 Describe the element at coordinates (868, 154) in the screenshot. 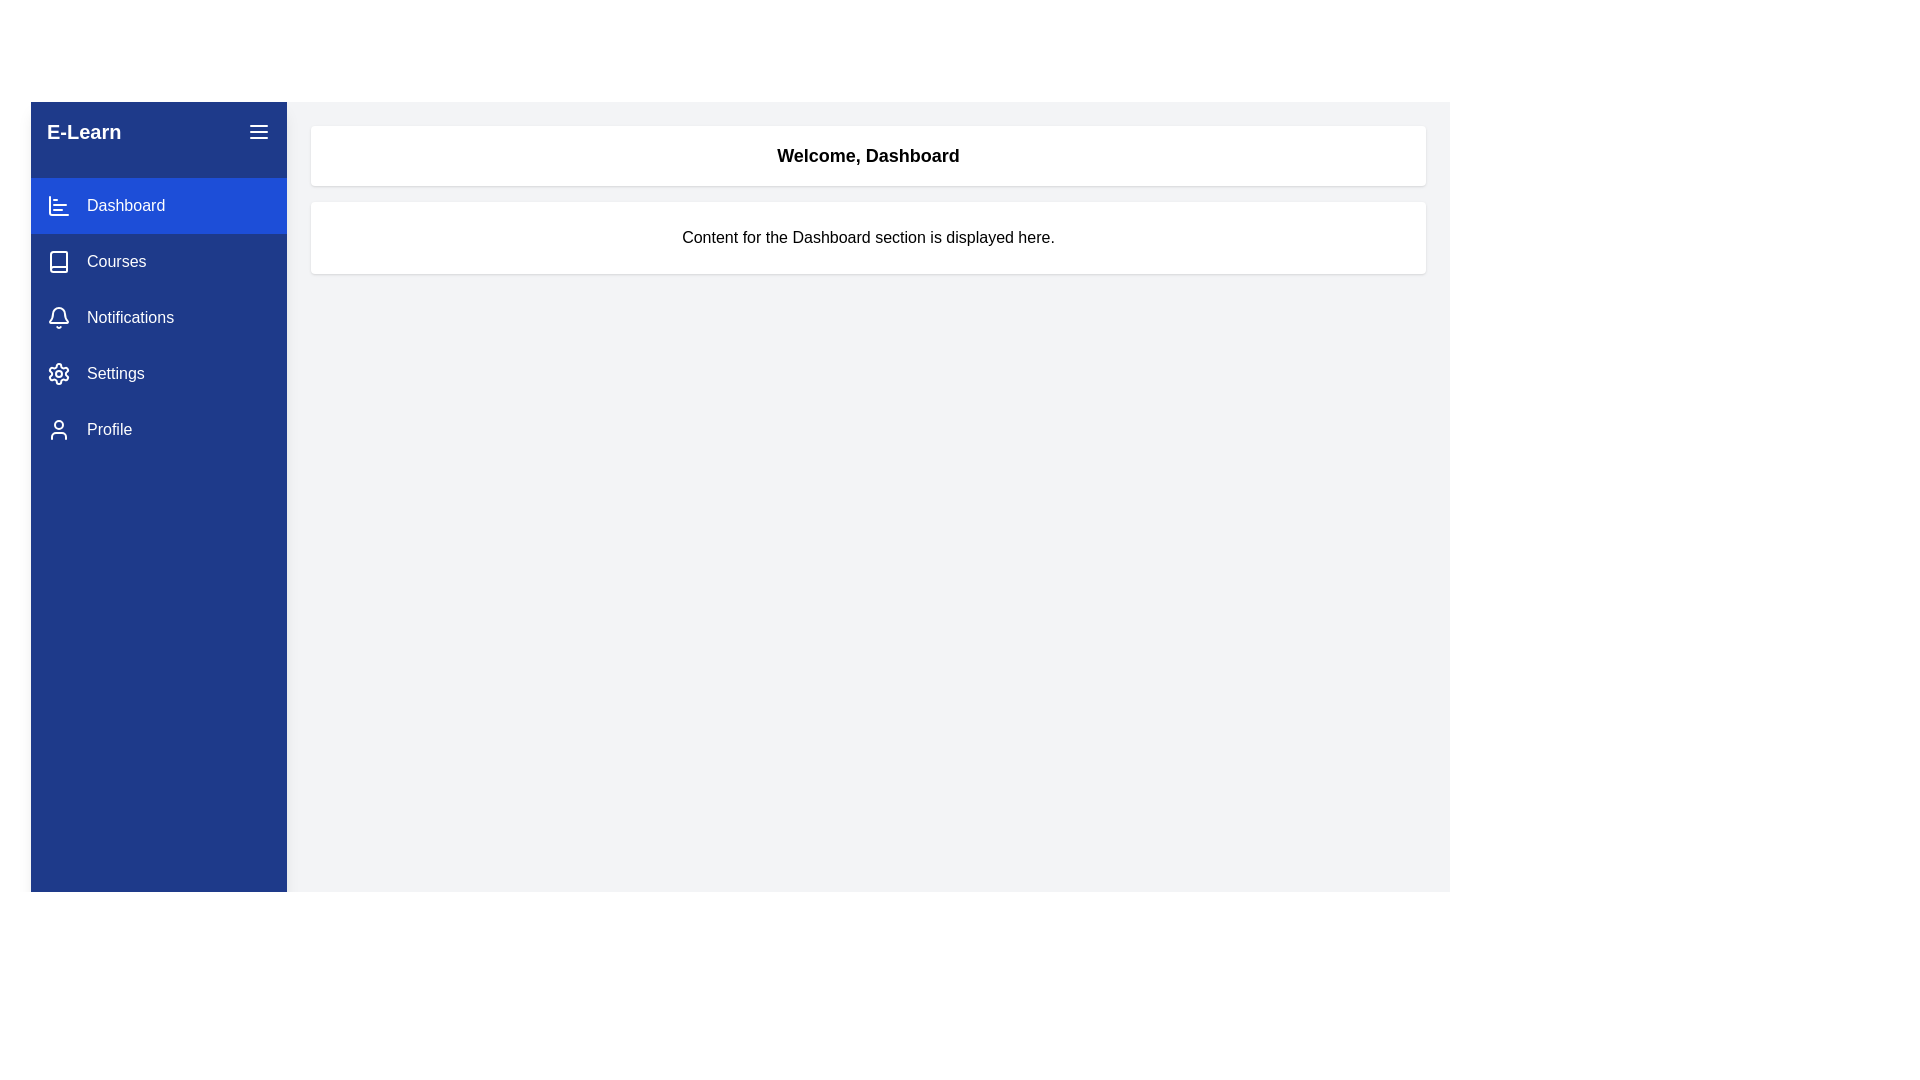

I see `the static text block that serves as the heading or welcome message for the dashboard page, located at the upper section of the main content area` at that location.